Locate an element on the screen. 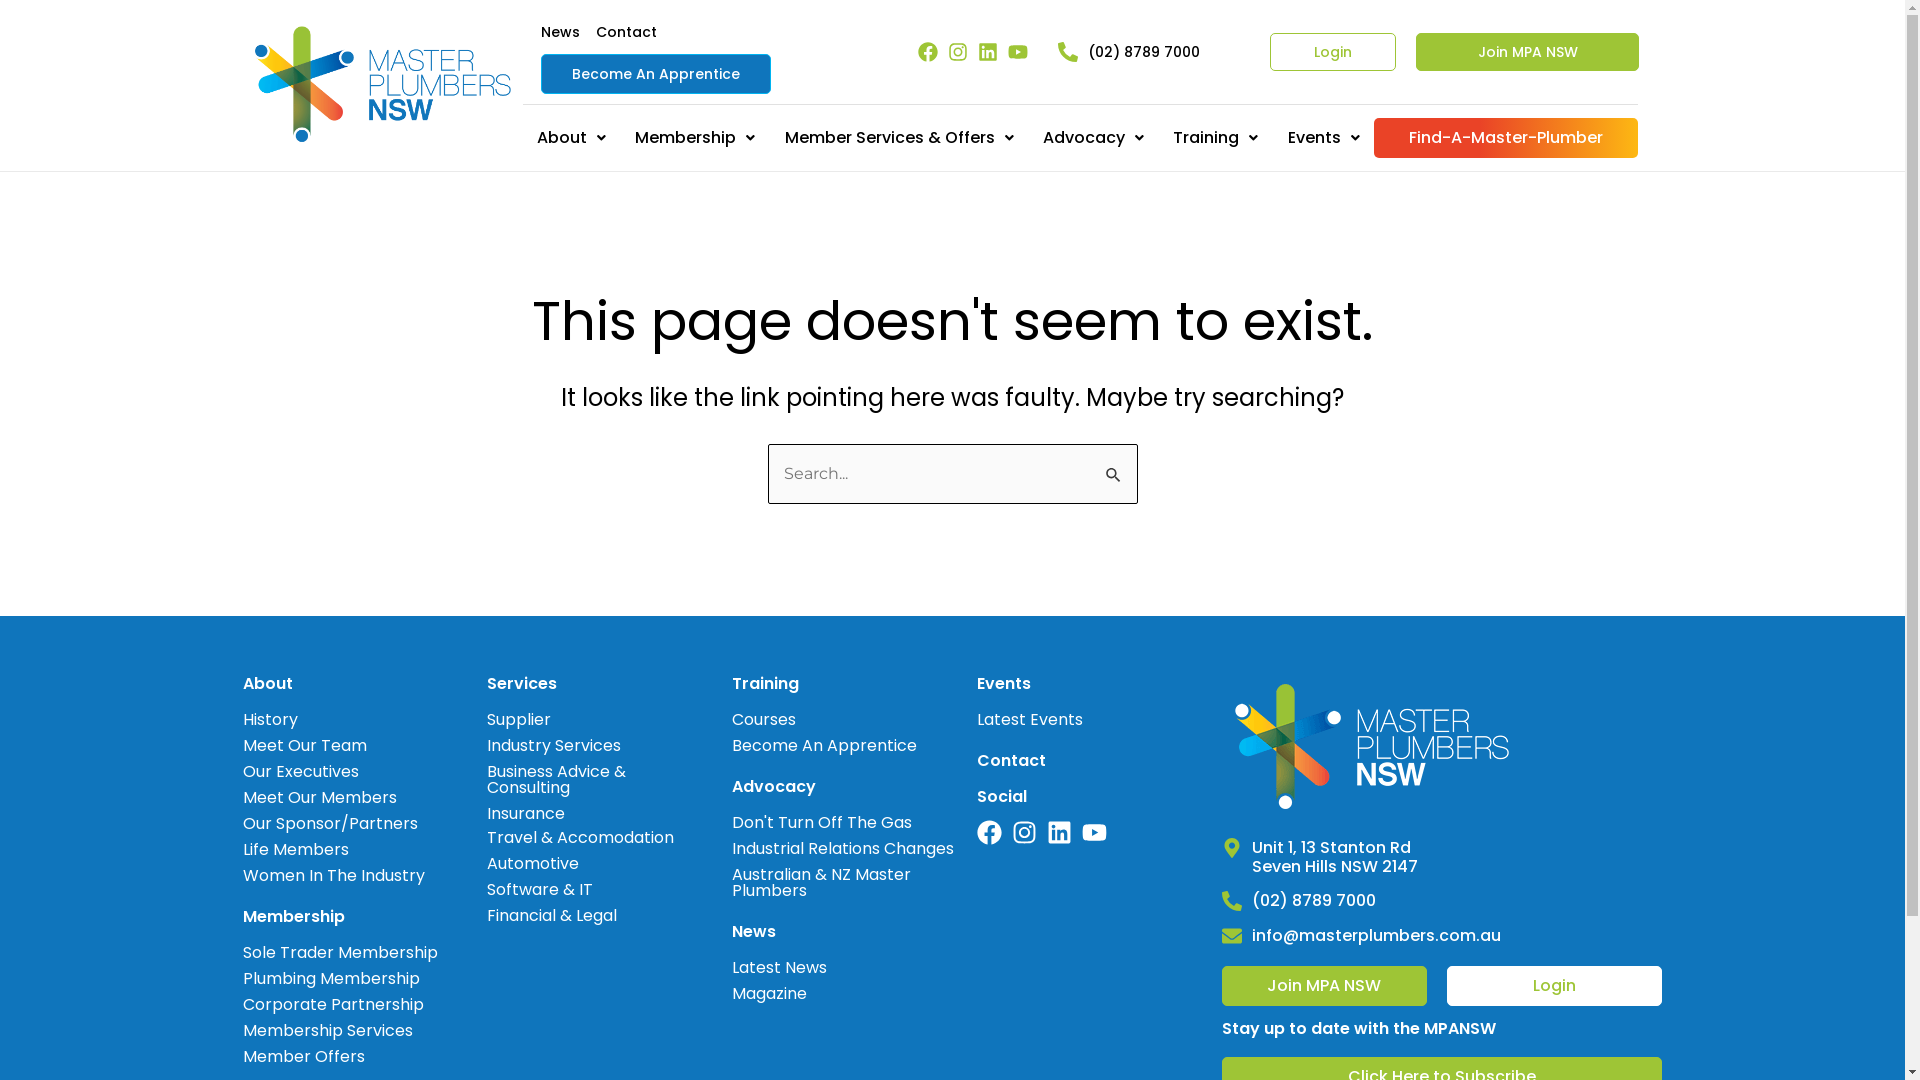  'Membership' is located at coordinates (291, 916).